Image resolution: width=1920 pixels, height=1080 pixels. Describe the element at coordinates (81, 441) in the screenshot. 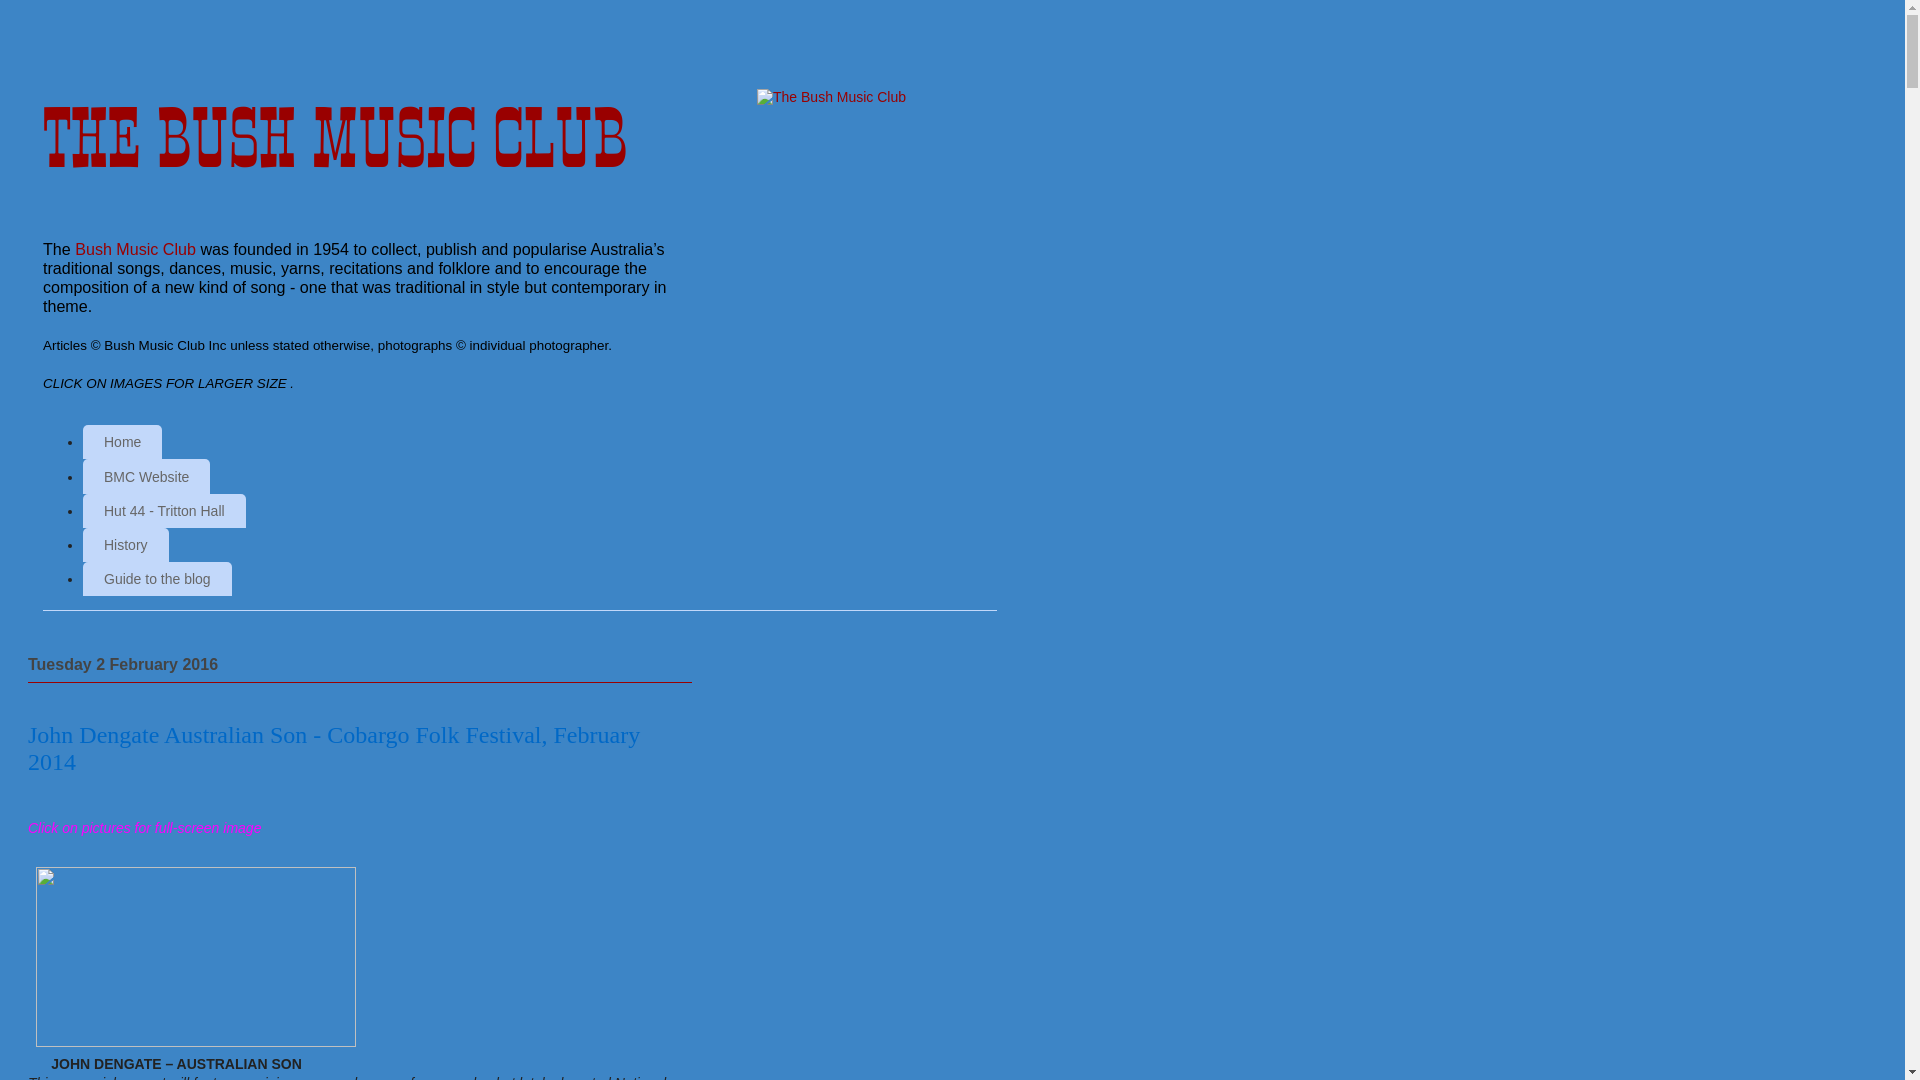

I see `'Home'` at that location.